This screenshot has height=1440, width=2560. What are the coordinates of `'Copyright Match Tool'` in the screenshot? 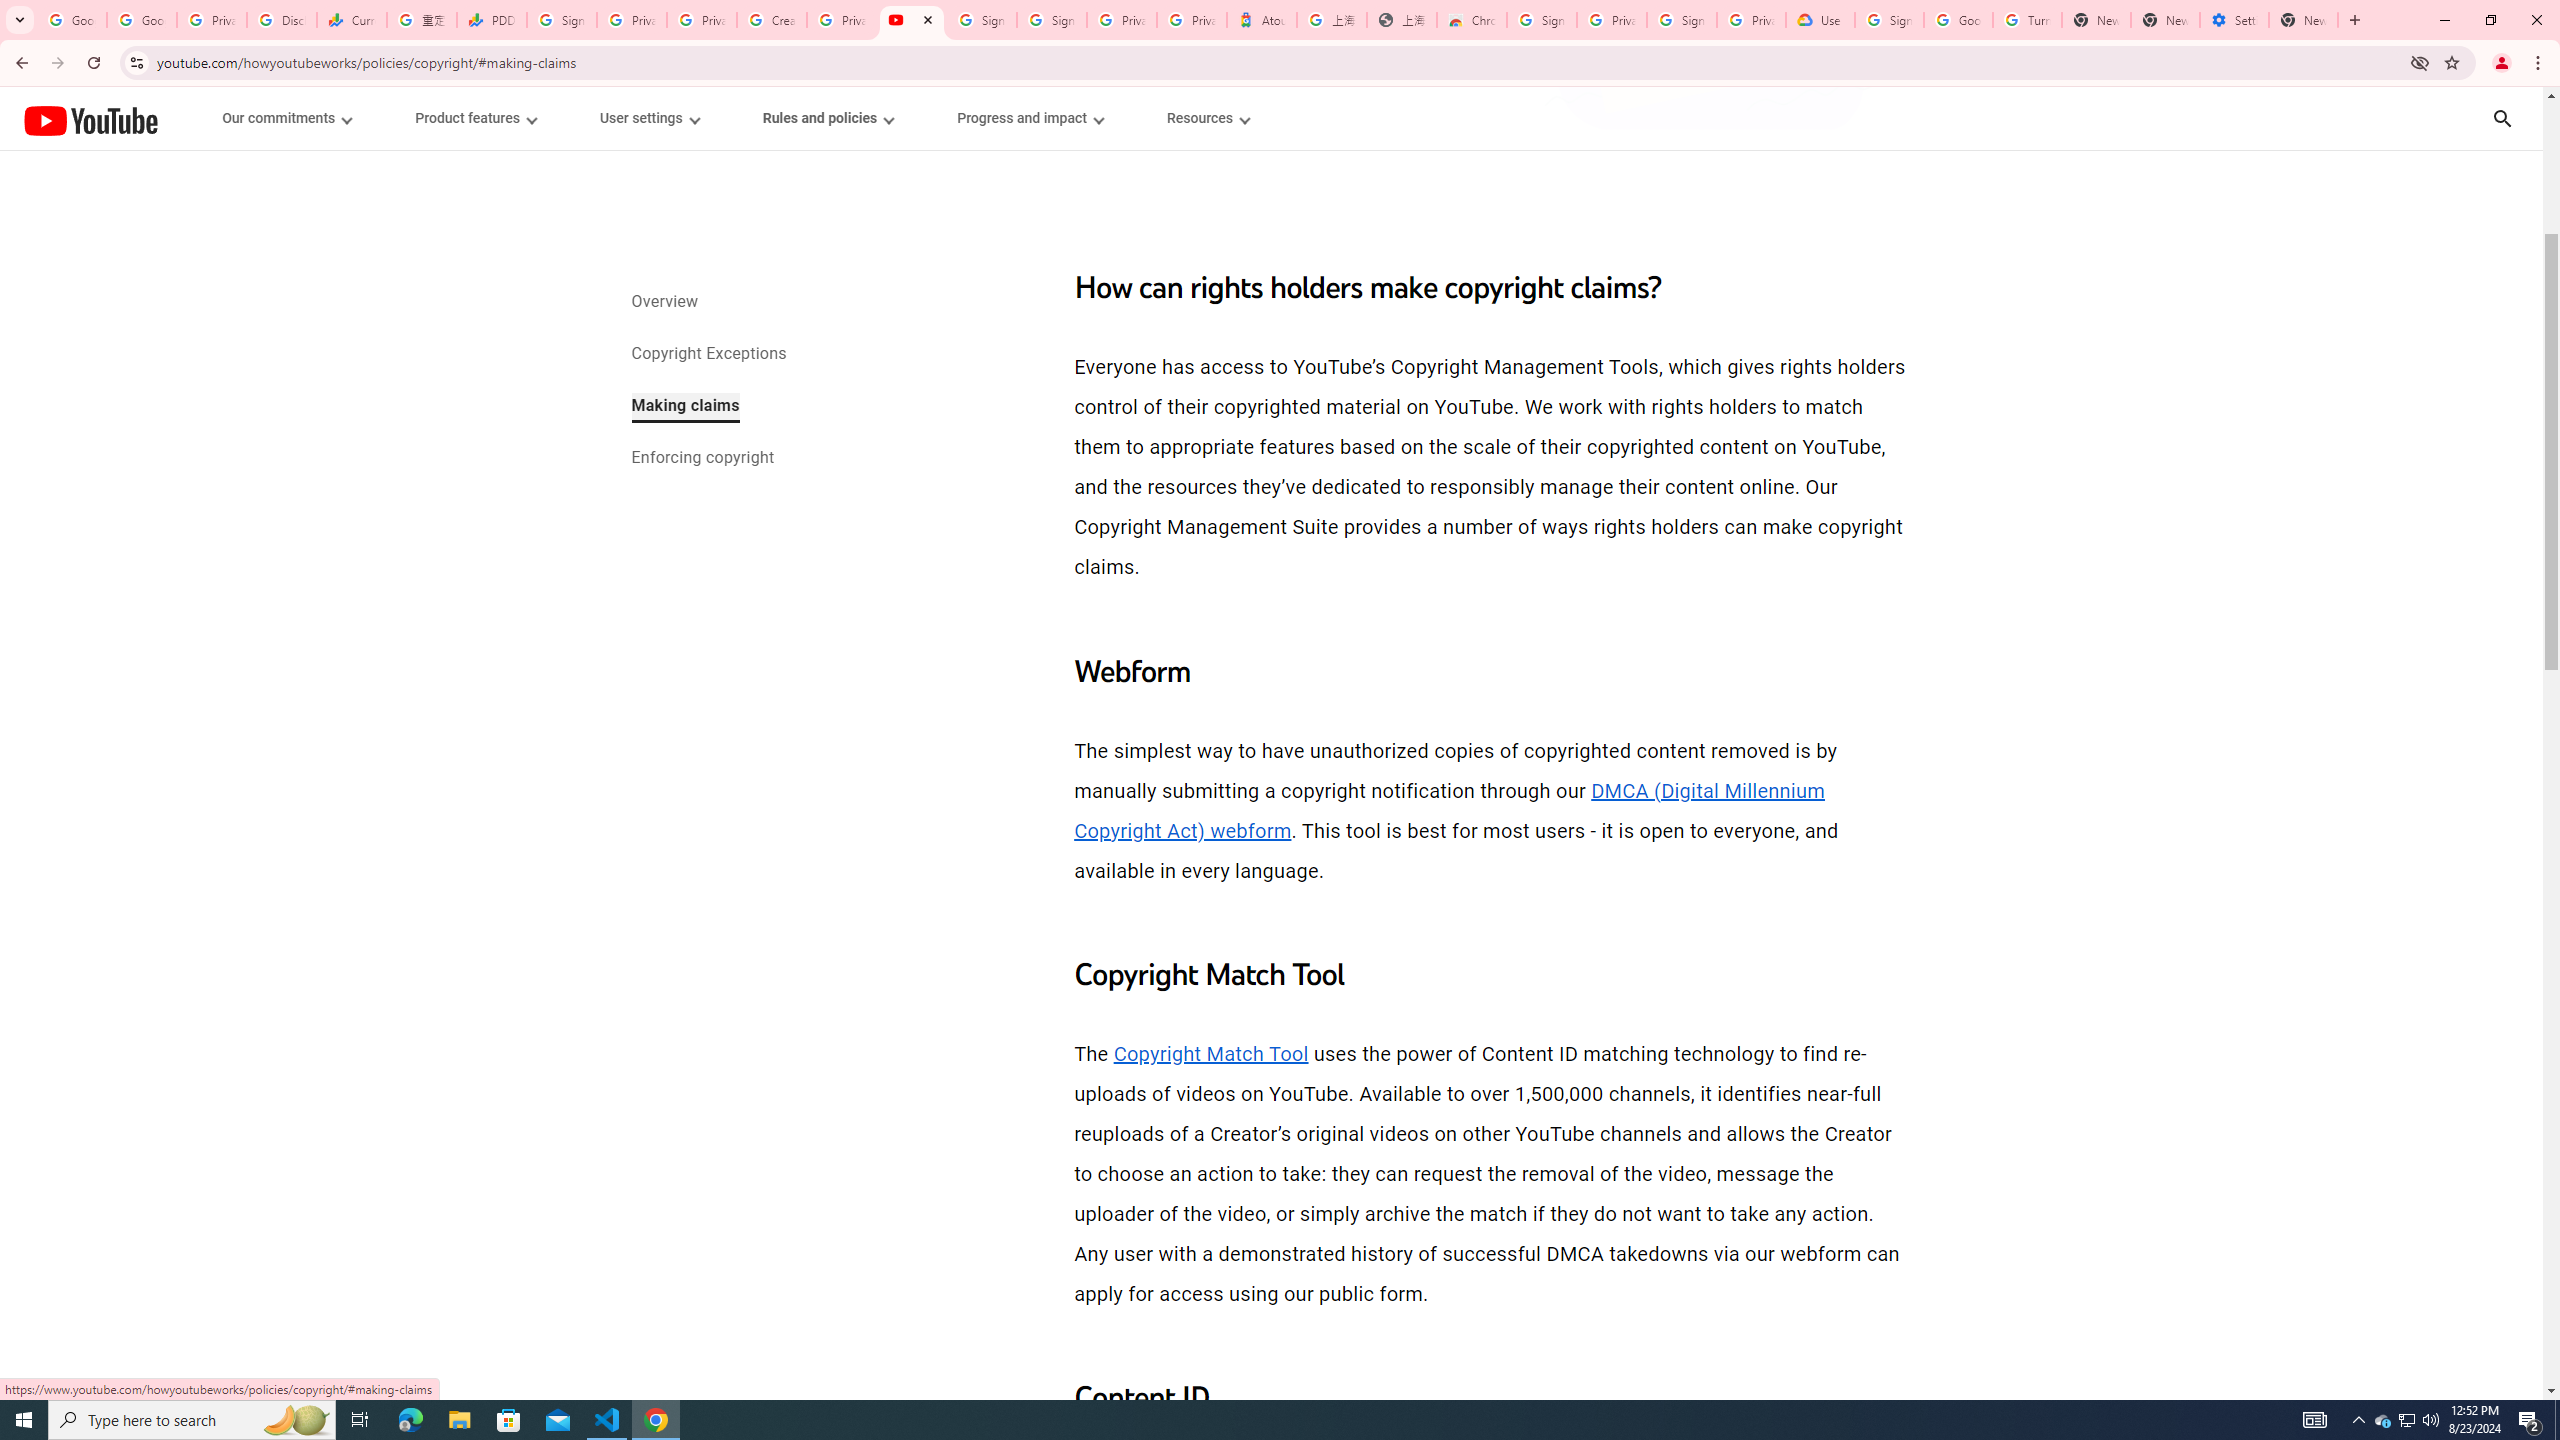 It's located at (1210, 1053).